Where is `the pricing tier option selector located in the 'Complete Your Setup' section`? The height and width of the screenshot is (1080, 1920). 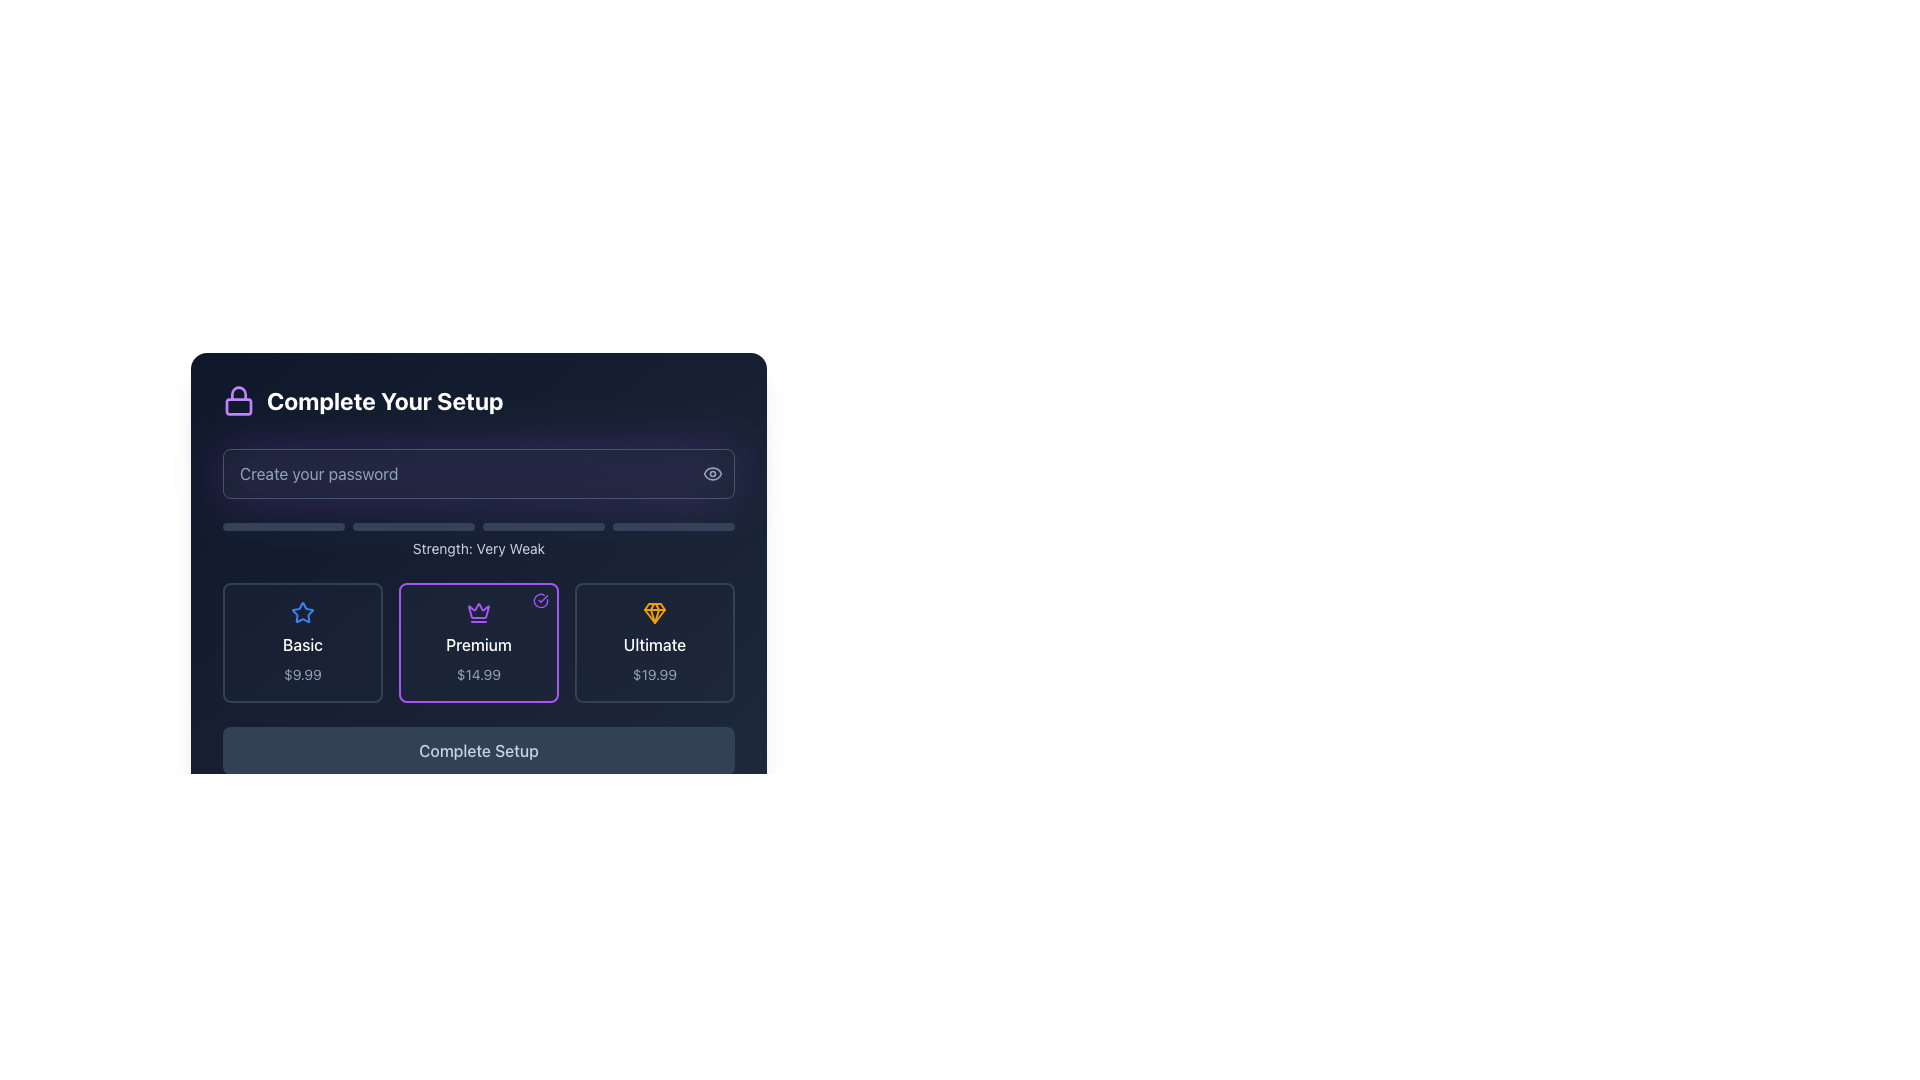 the pricing tier option selector located in the 'Complete Your Setup' section is located at coordinates (478, 611).